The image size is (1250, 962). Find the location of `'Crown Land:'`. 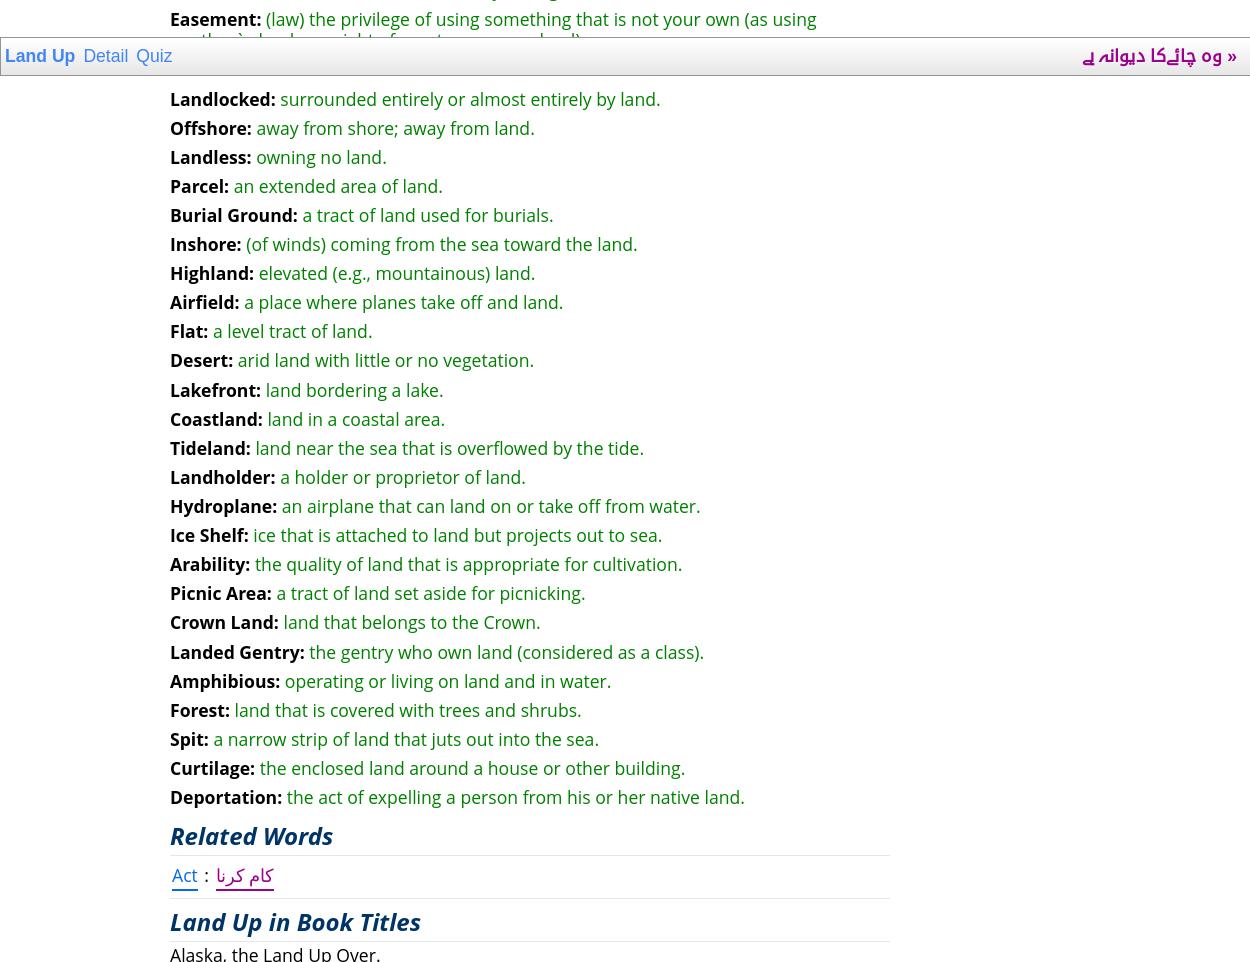

'Crown Land:' is located at coordinates (223, 621).